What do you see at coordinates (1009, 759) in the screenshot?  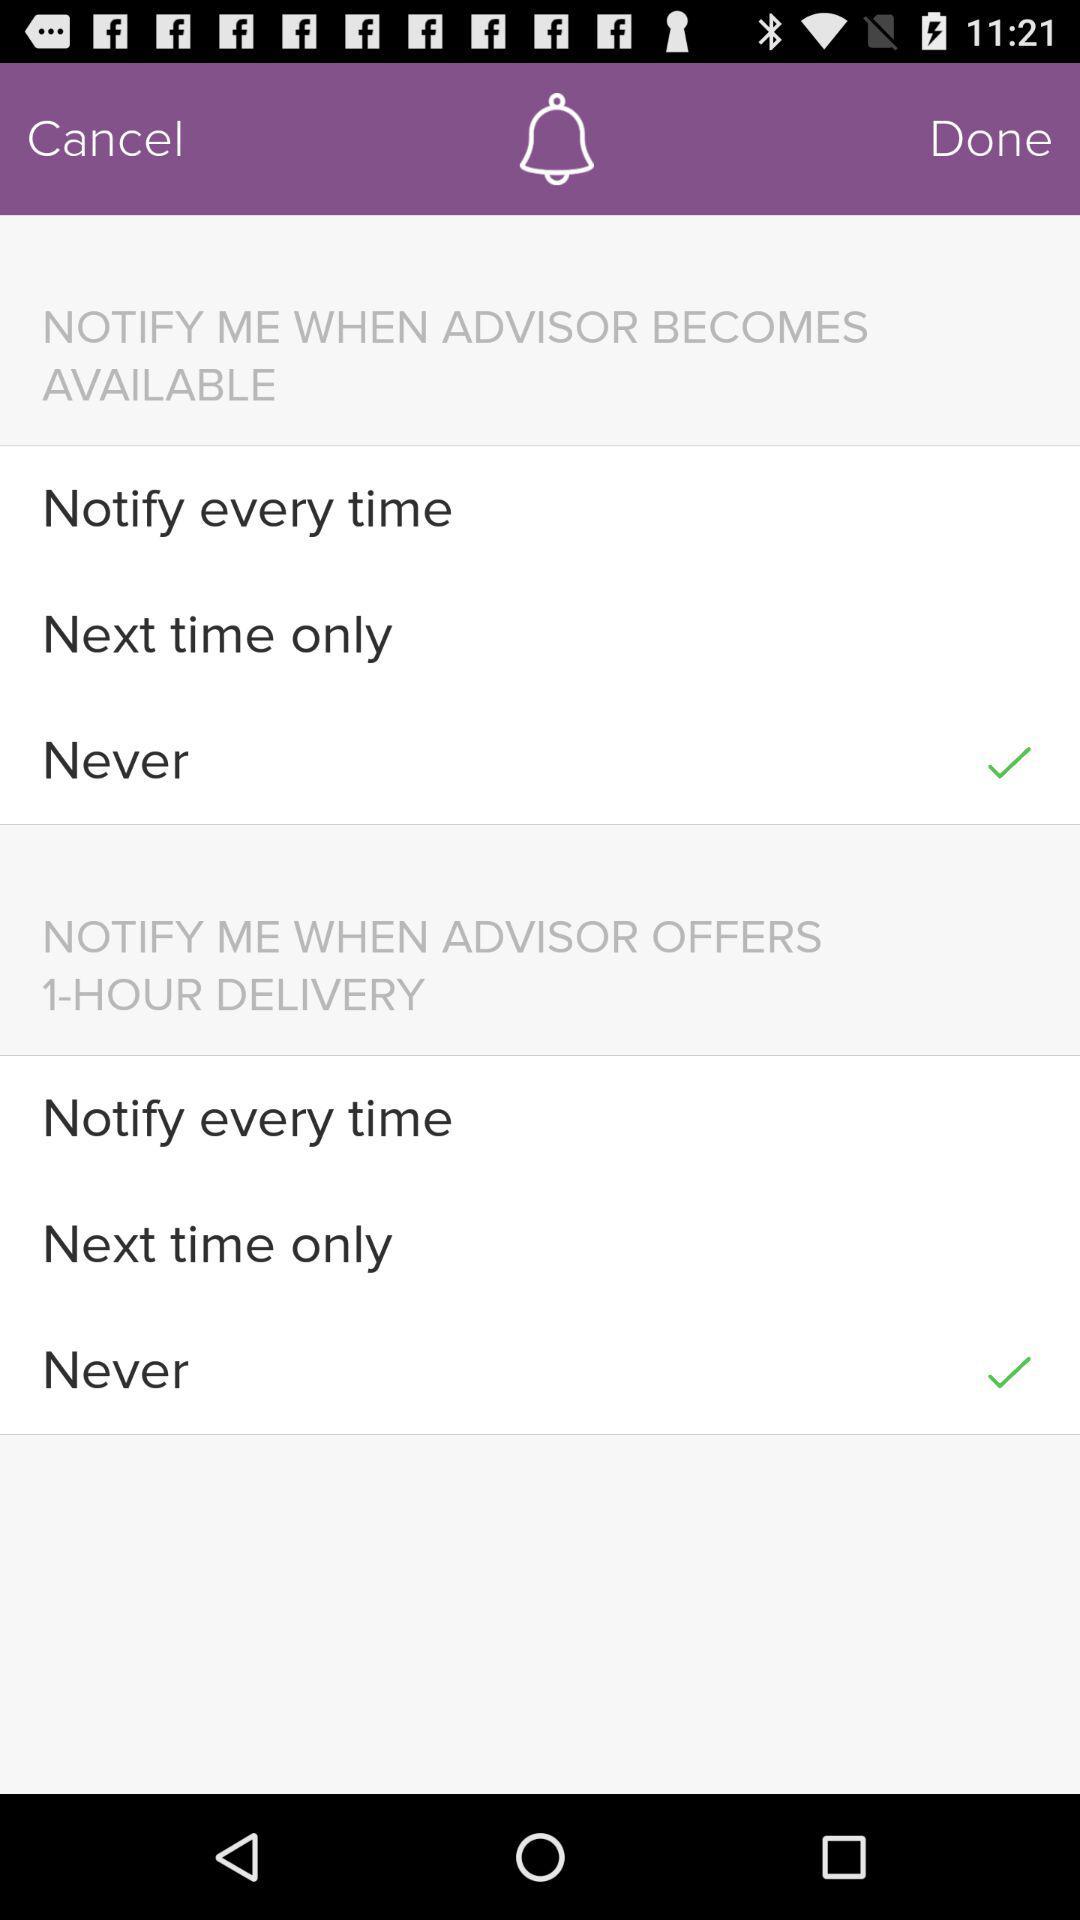 I see `icon next to the never icon` at bounding box center [1009, 759].